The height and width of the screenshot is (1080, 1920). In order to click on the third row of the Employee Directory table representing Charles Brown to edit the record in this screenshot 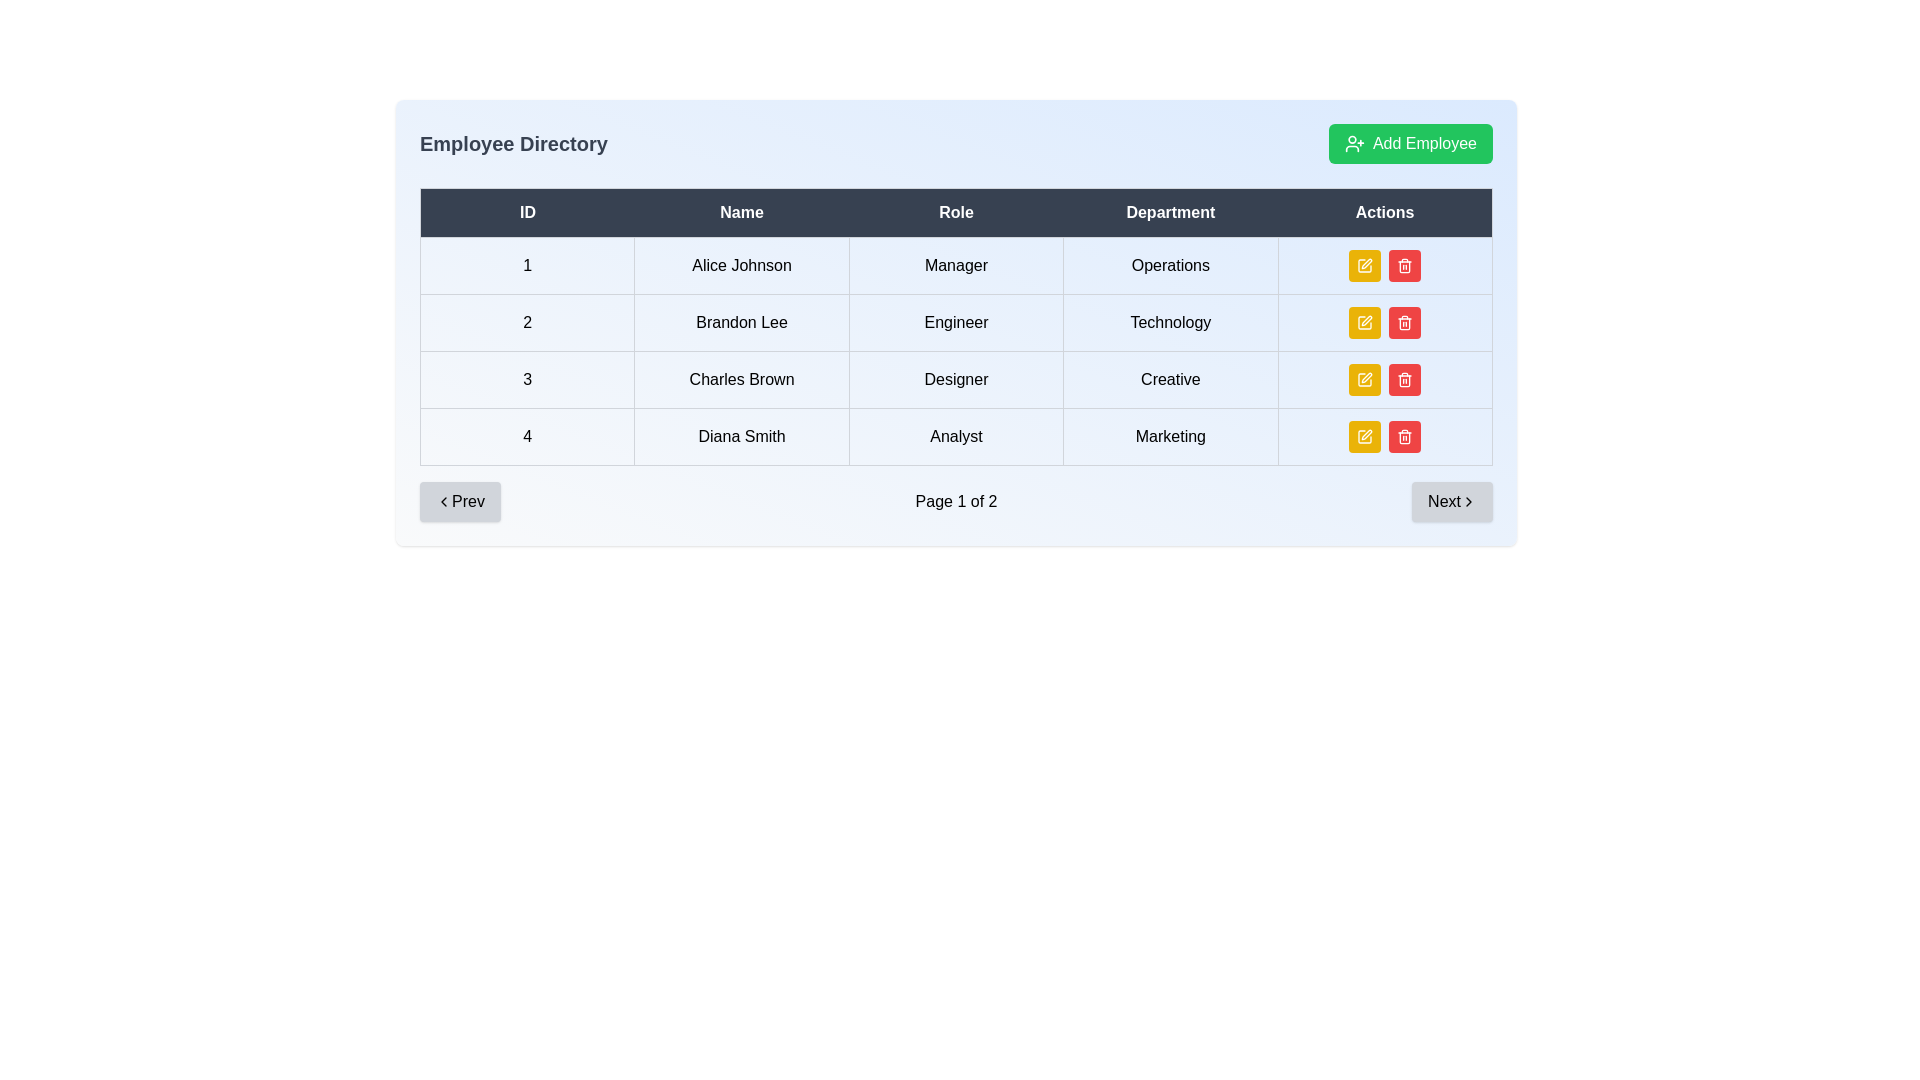, I will do `click(955, 380)`.